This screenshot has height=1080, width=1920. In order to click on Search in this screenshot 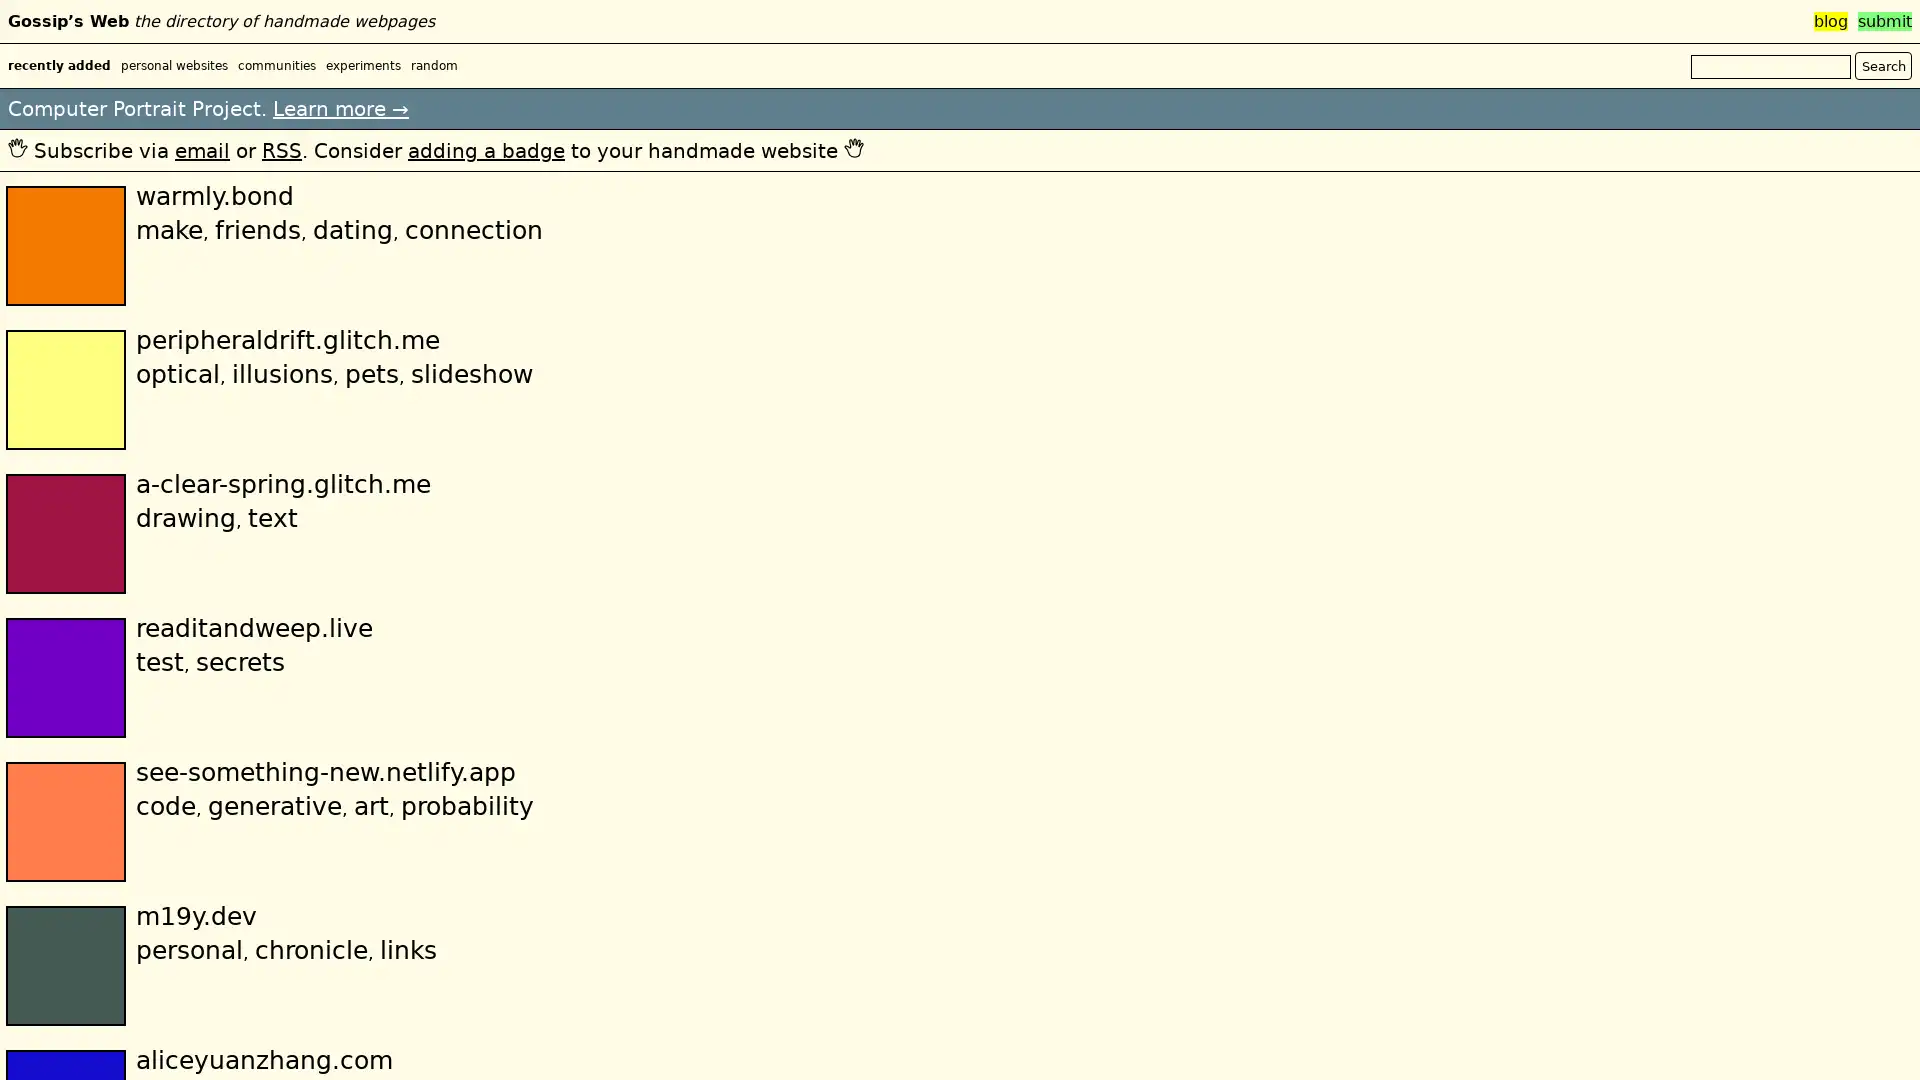, I will do `click(1882, 64)`.